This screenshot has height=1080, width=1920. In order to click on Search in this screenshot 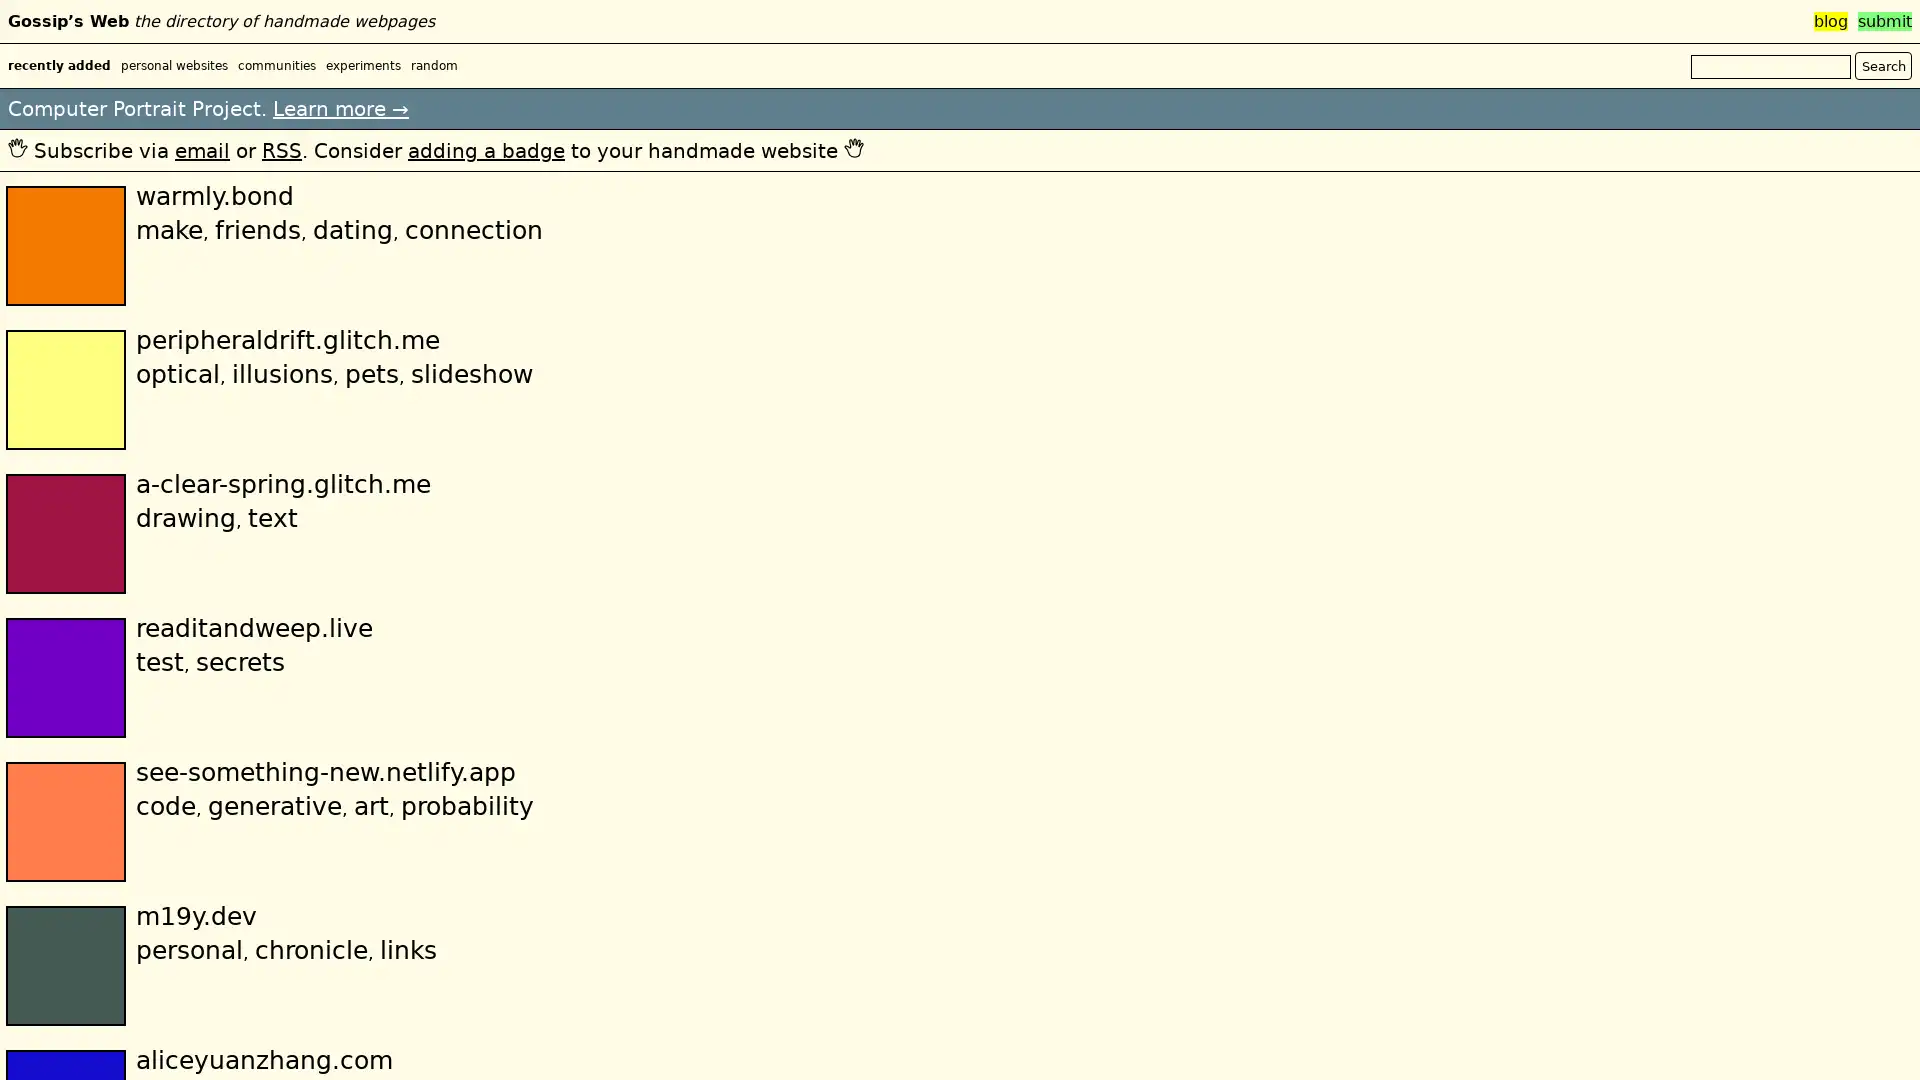, I will do `click(1882, 64)`.